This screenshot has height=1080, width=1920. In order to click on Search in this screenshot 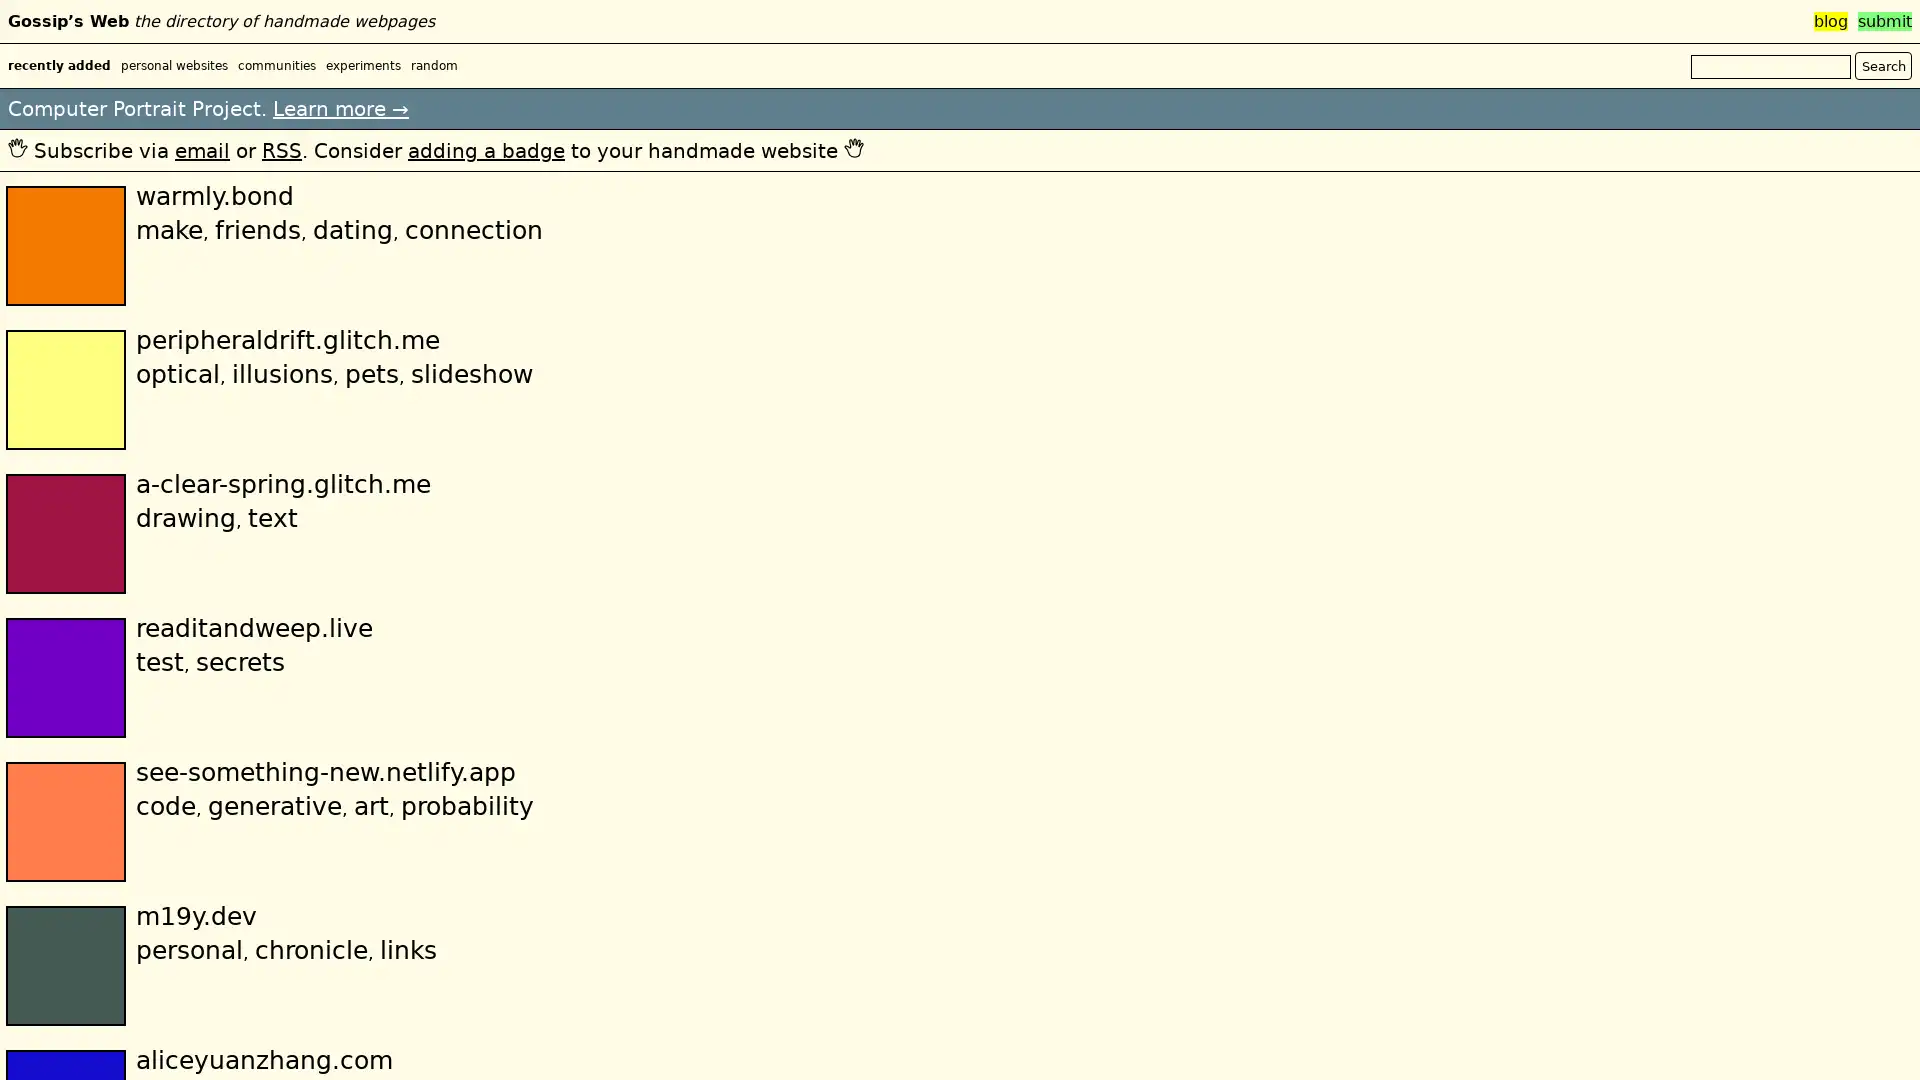, I will do `click(1882, 64)`.